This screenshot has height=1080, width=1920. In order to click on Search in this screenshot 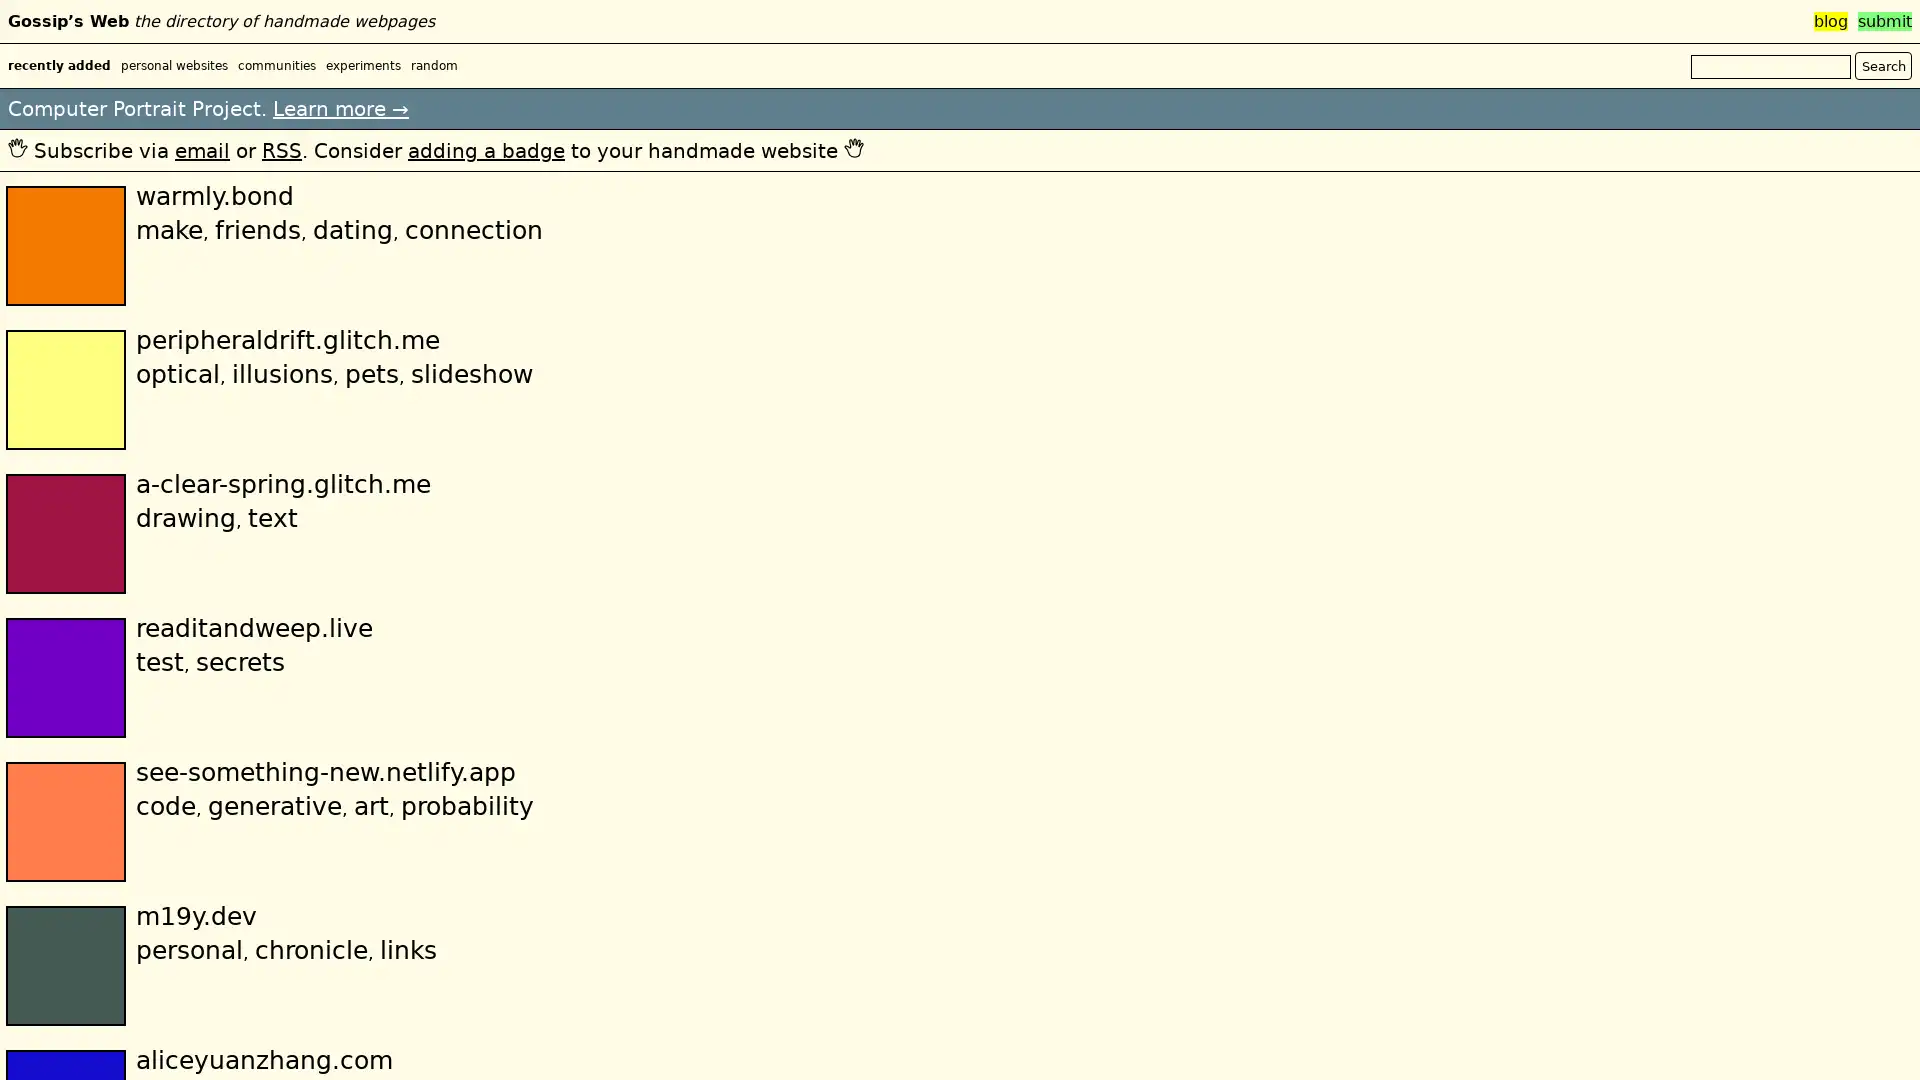, I will do `click(1882, 64)`.